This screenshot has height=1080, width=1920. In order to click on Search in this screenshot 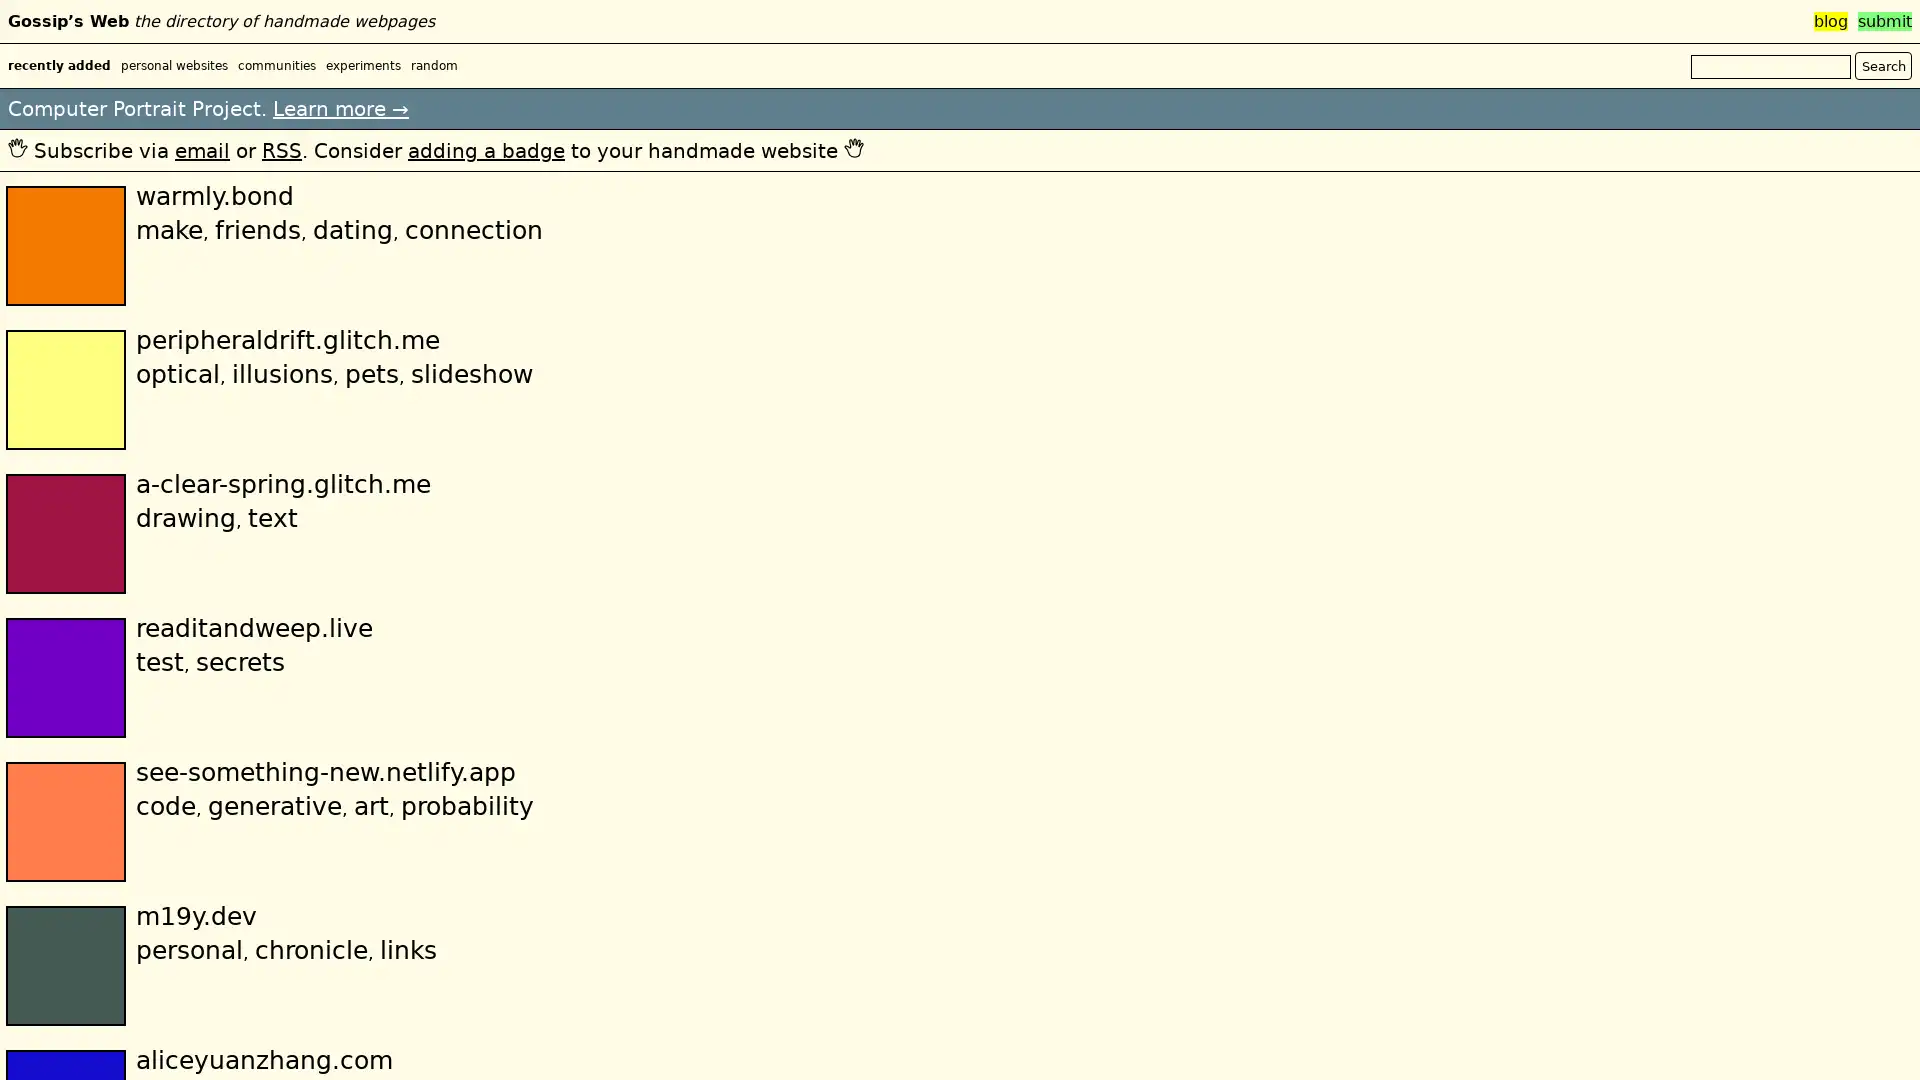, I will do `click(1882, 64)`.